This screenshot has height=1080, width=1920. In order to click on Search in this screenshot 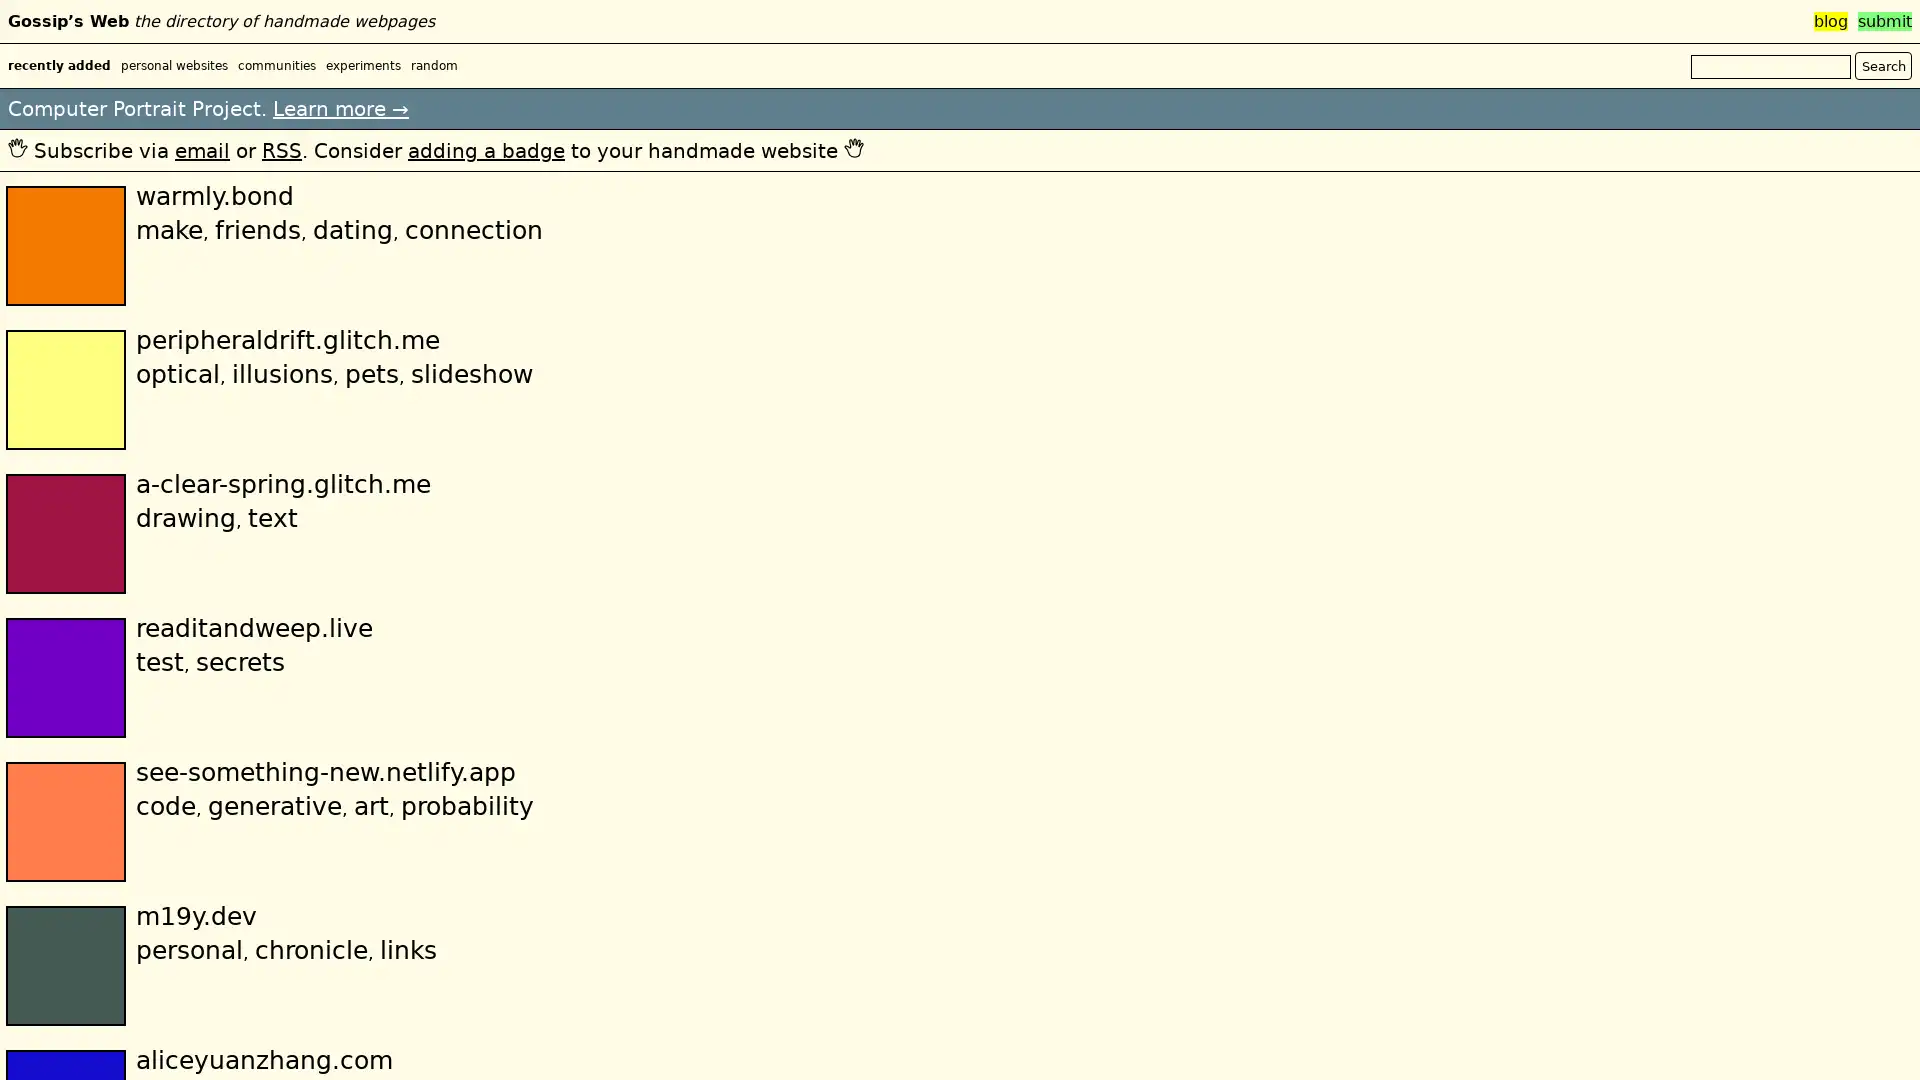, I will do `click(1882, 64)`.